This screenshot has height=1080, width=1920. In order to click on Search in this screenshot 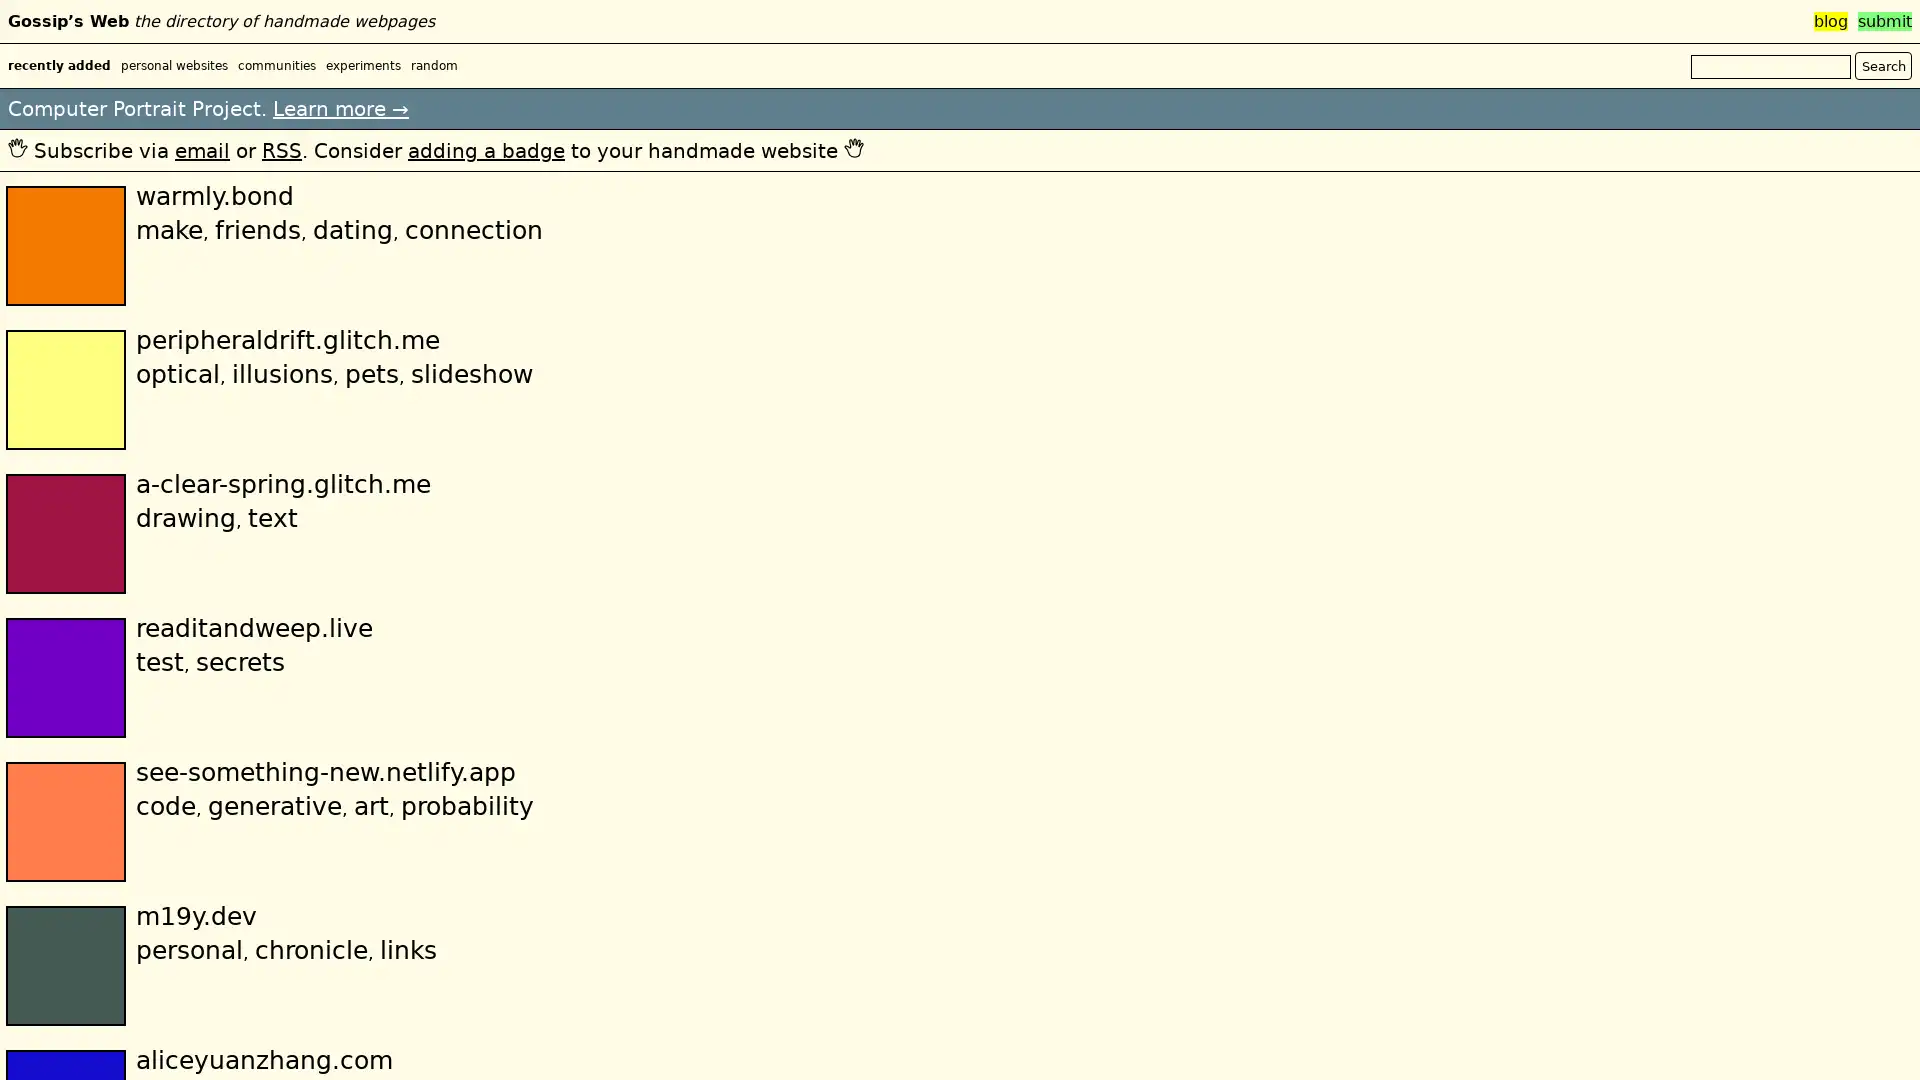, I will do `click(1882, 64)`.